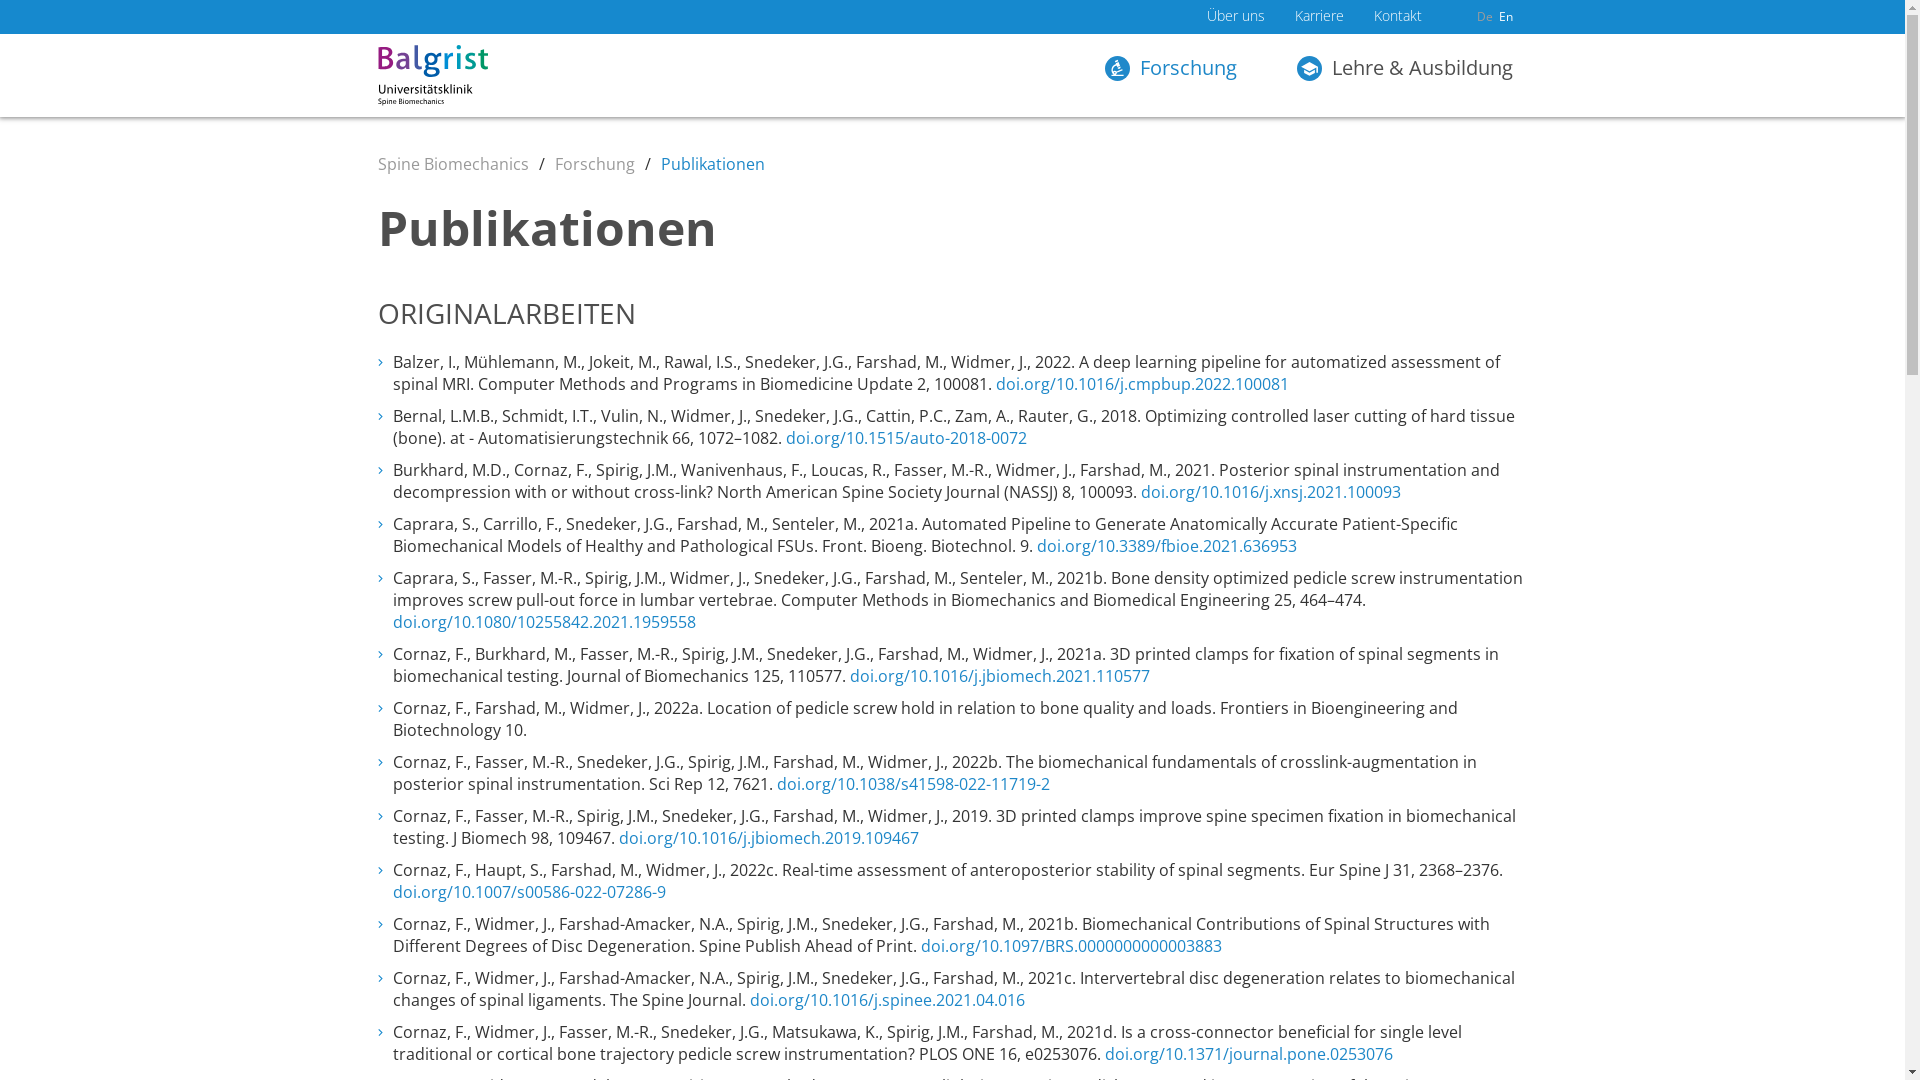 The height and width of the screenshot is (1080, 1920). Describe the element at coordinates (452, 163) in the screenshot. I see `'Spine Biomechanics'` at that location.